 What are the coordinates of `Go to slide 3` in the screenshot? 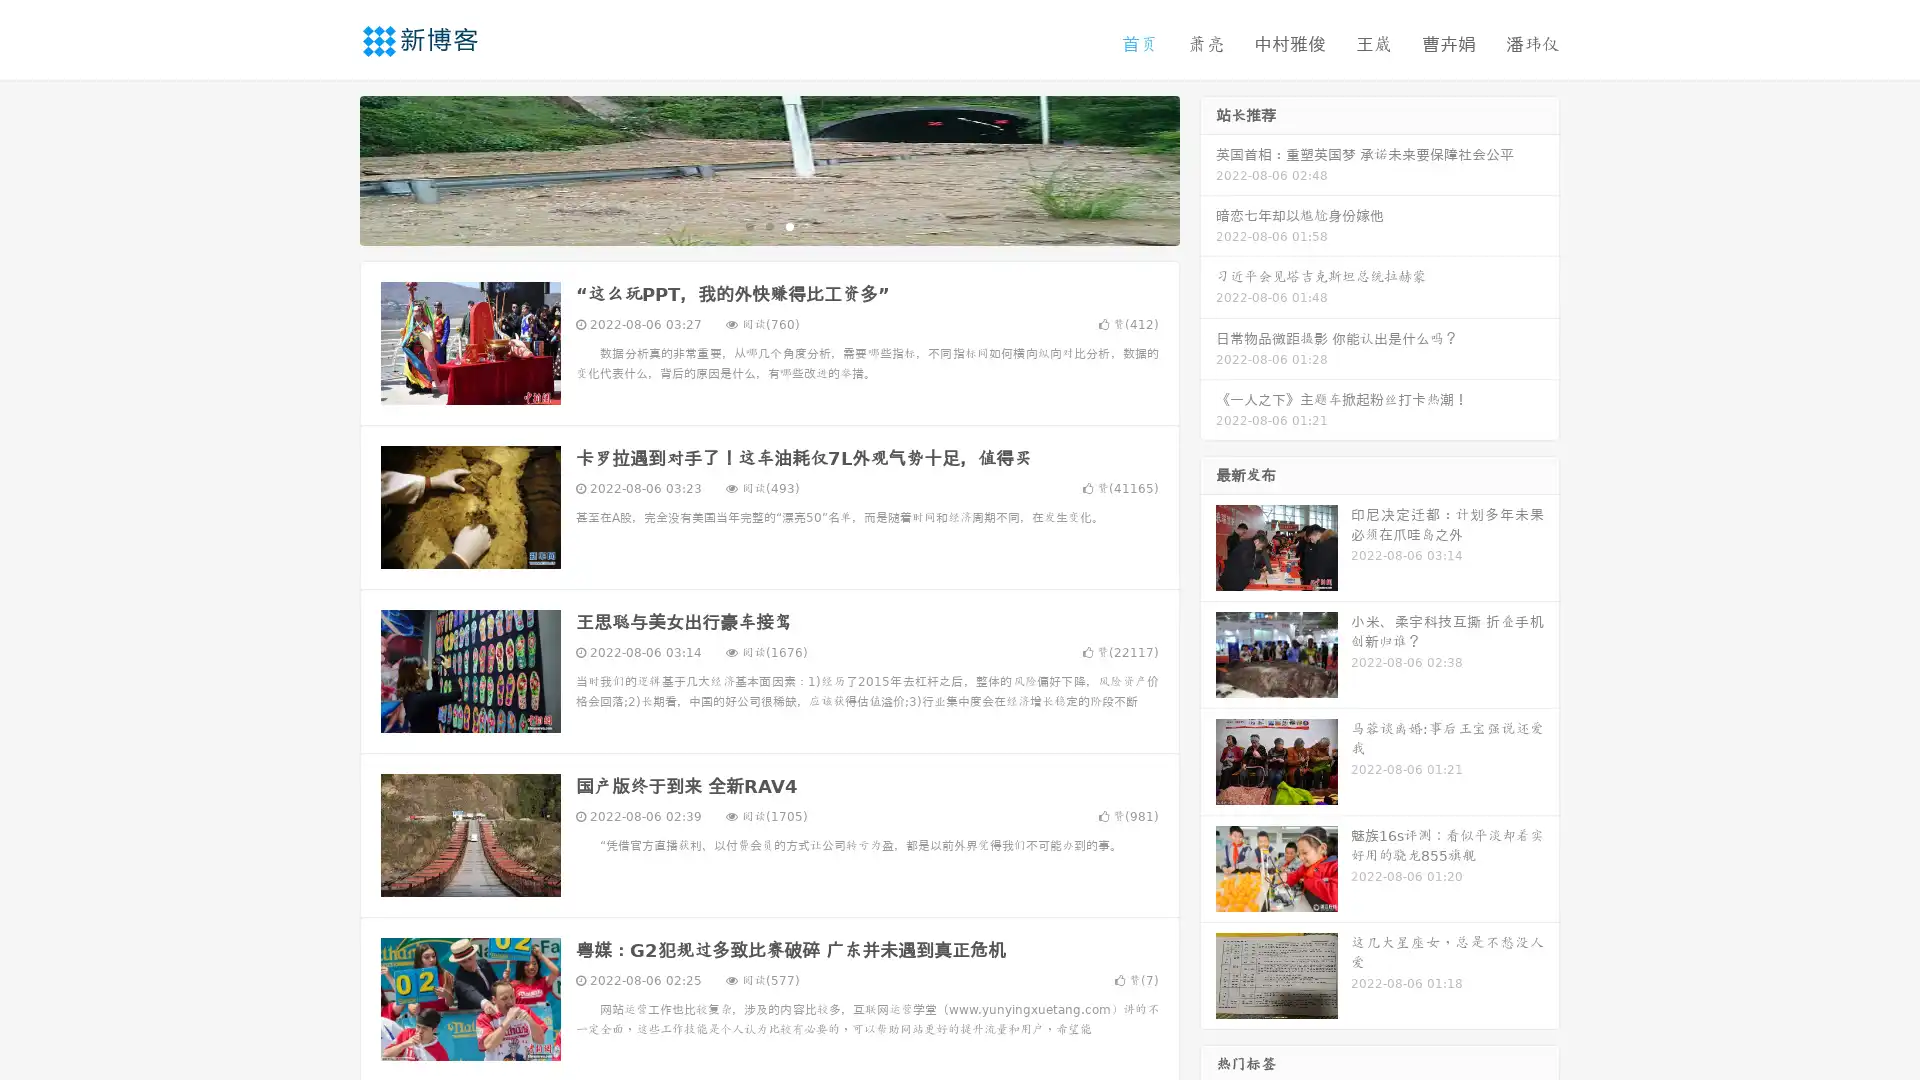 It's located at (789, 225).